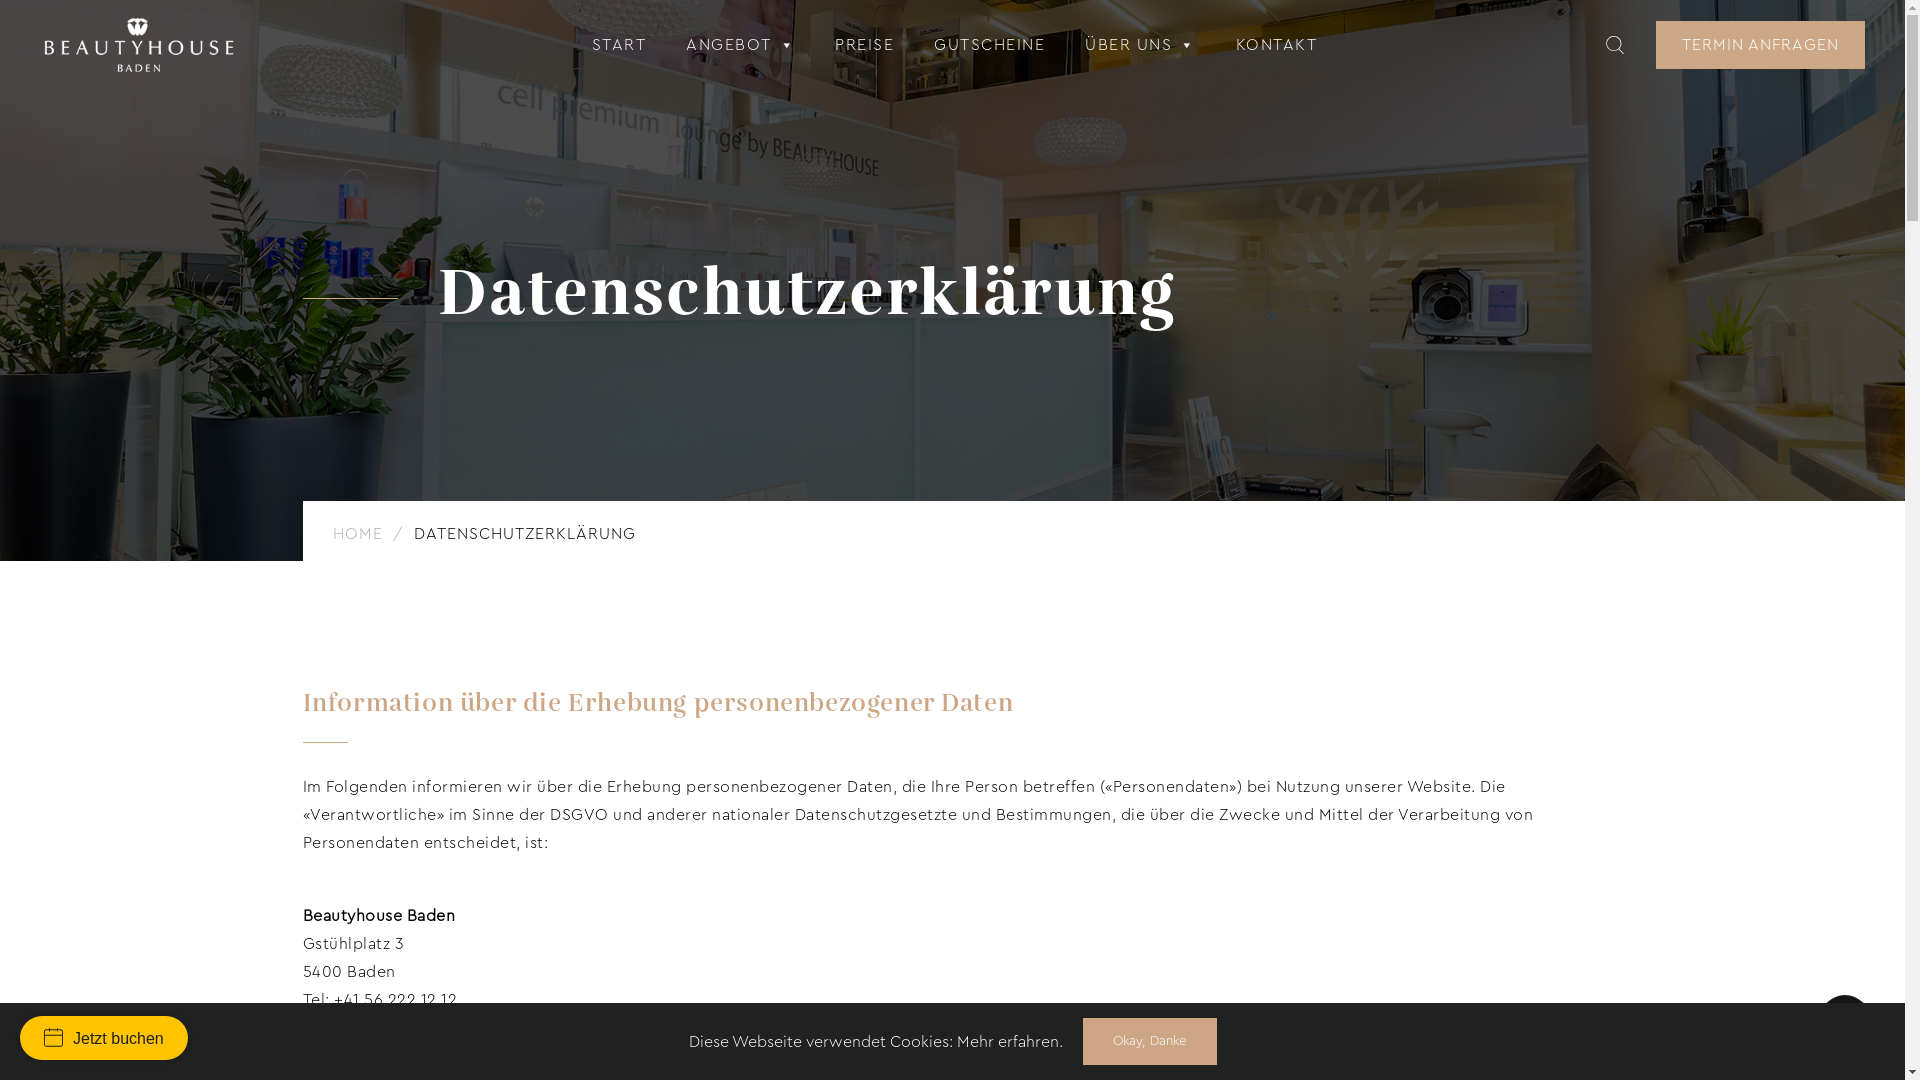  What do you see at coordinates (359, 532) in the screenshot?
I see `'HOME '` at bounding box center [359, 532].